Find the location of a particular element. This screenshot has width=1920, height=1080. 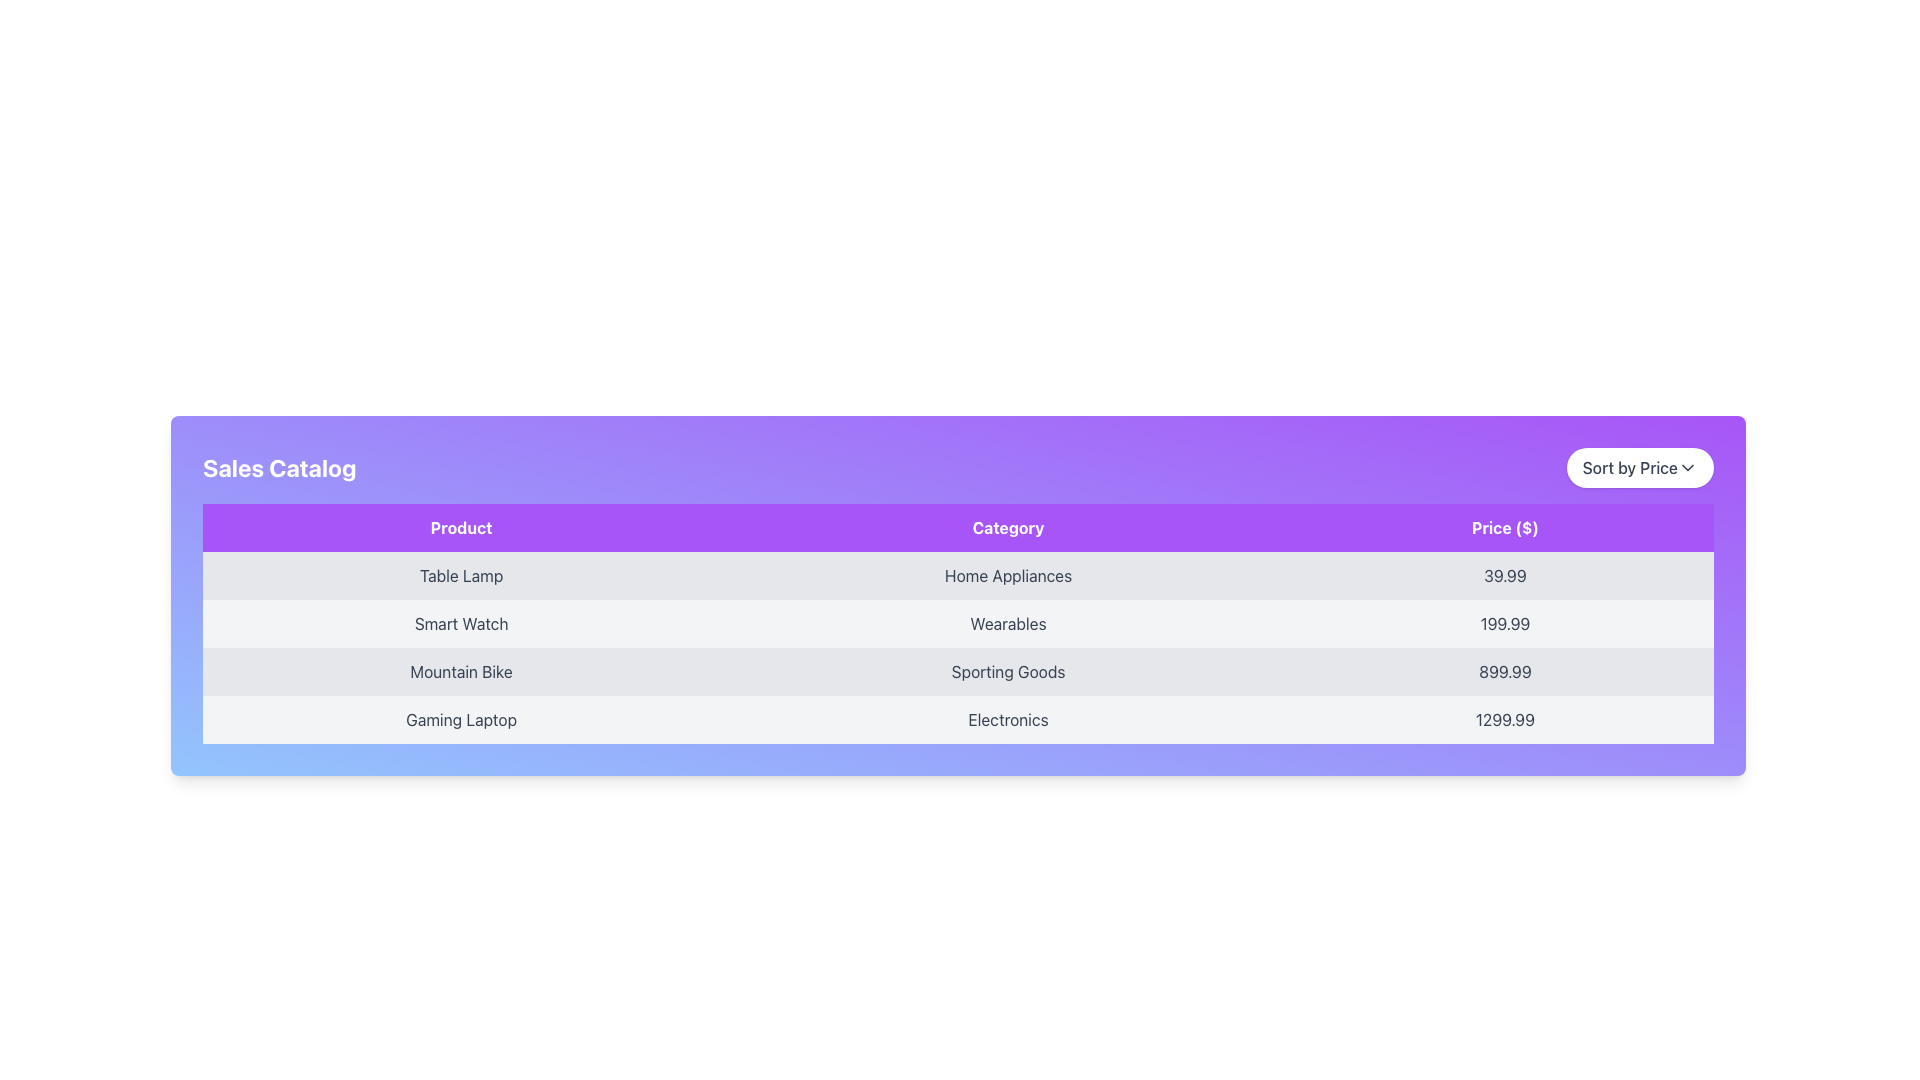

the 'Product' table header cell, which is the leftmost element in the header row of a table, located in the purple header section is located at coordinates (460, 527).